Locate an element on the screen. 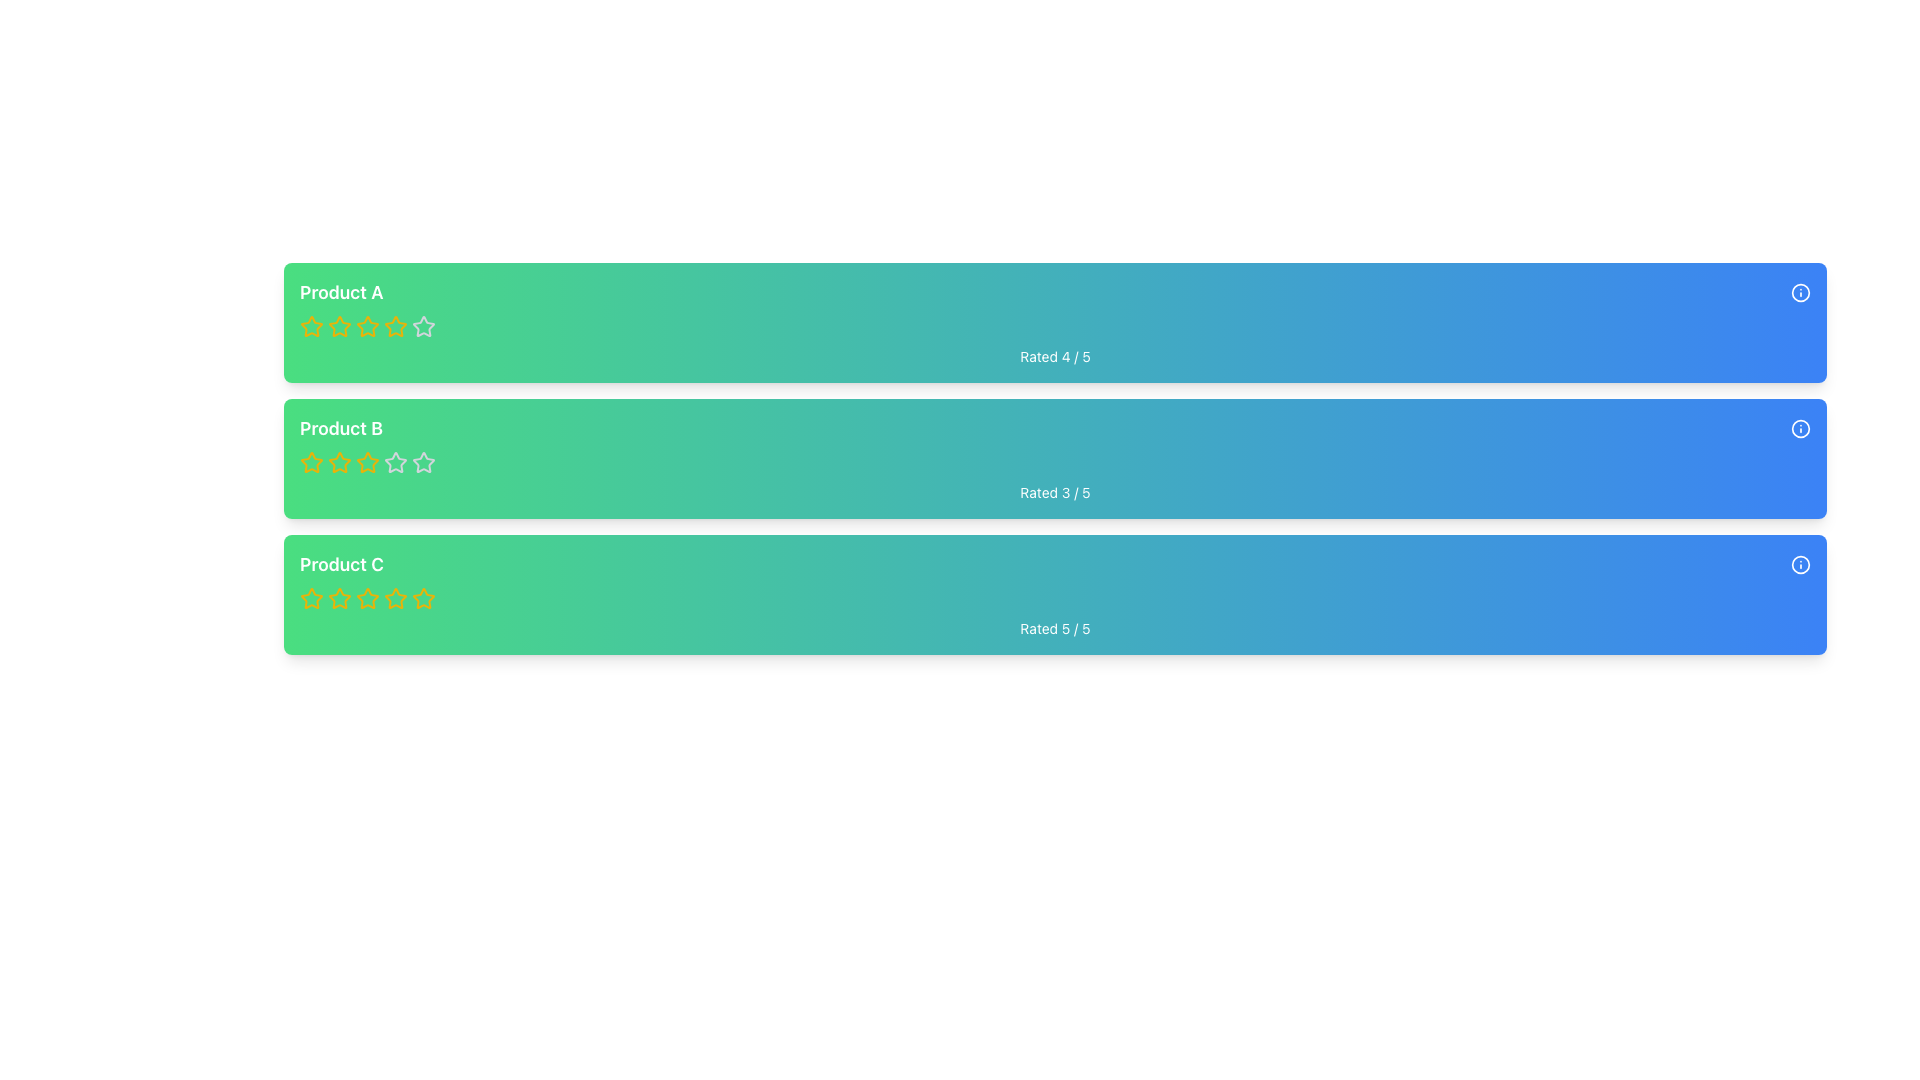 This screenshot has height=1080, width=1920. the fifth star from the left in the row of stars for 'Product A' is located at coordinates (368, 326).